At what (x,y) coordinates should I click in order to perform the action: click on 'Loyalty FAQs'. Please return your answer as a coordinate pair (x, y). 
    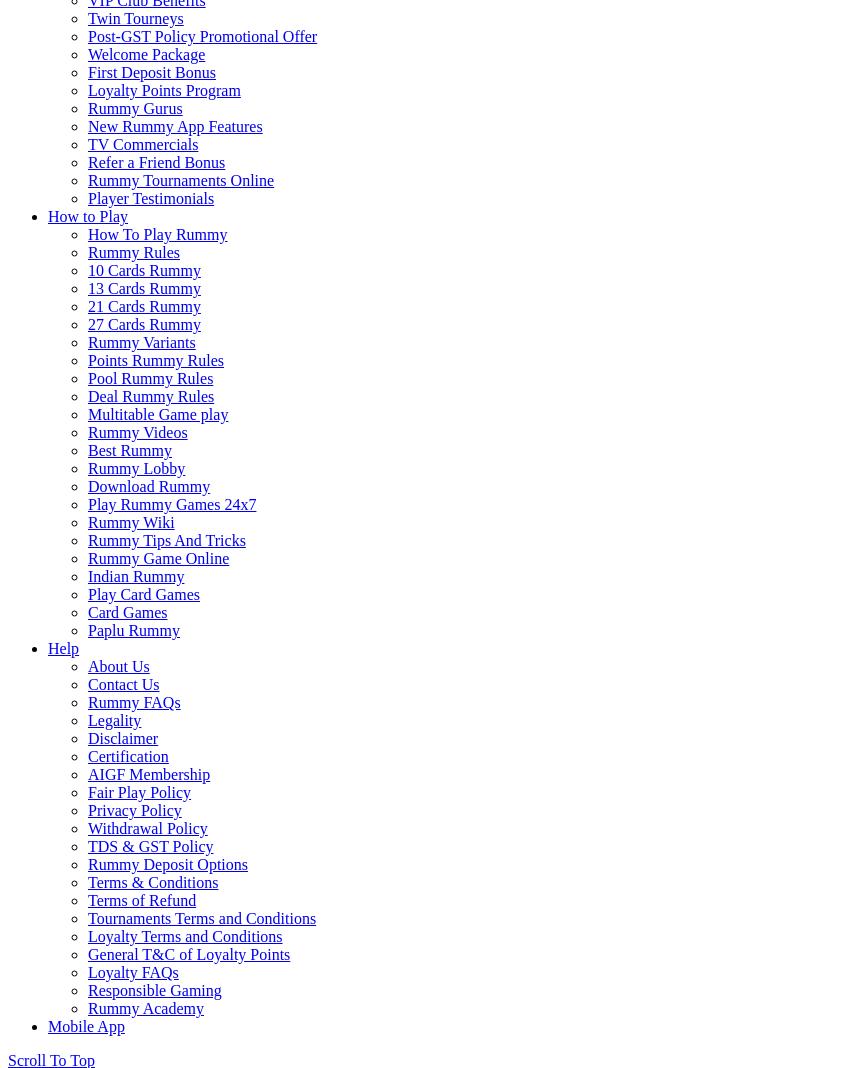
    Looking at the image, I should click on (133, 972).